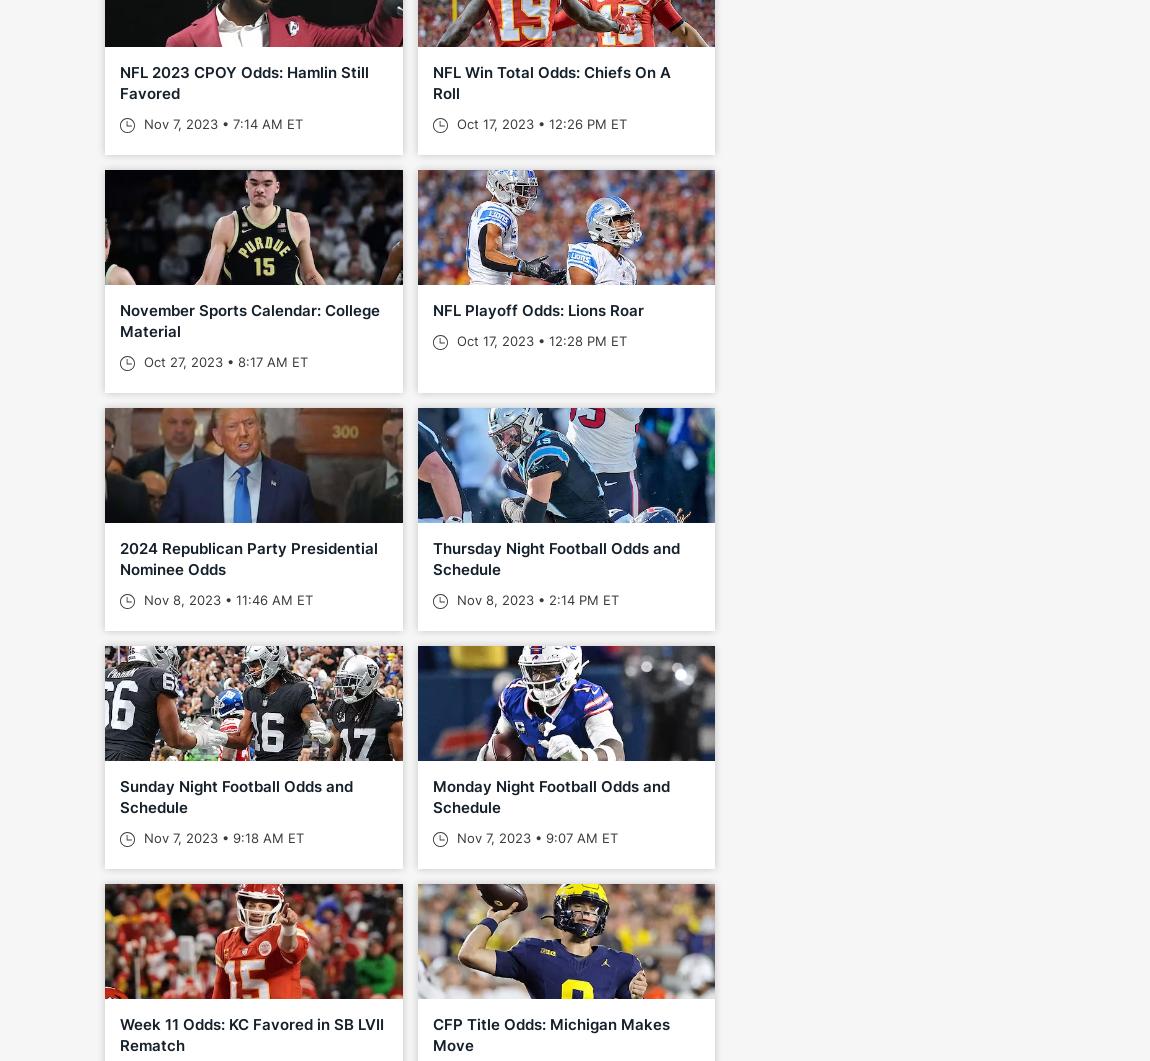 The image size is (1150, 1061). What do you see at coordinates (555, 558) in the screenshot?
I see `'Thursday Night Football Odds and Schedule'` at bounding box center [555, 558].